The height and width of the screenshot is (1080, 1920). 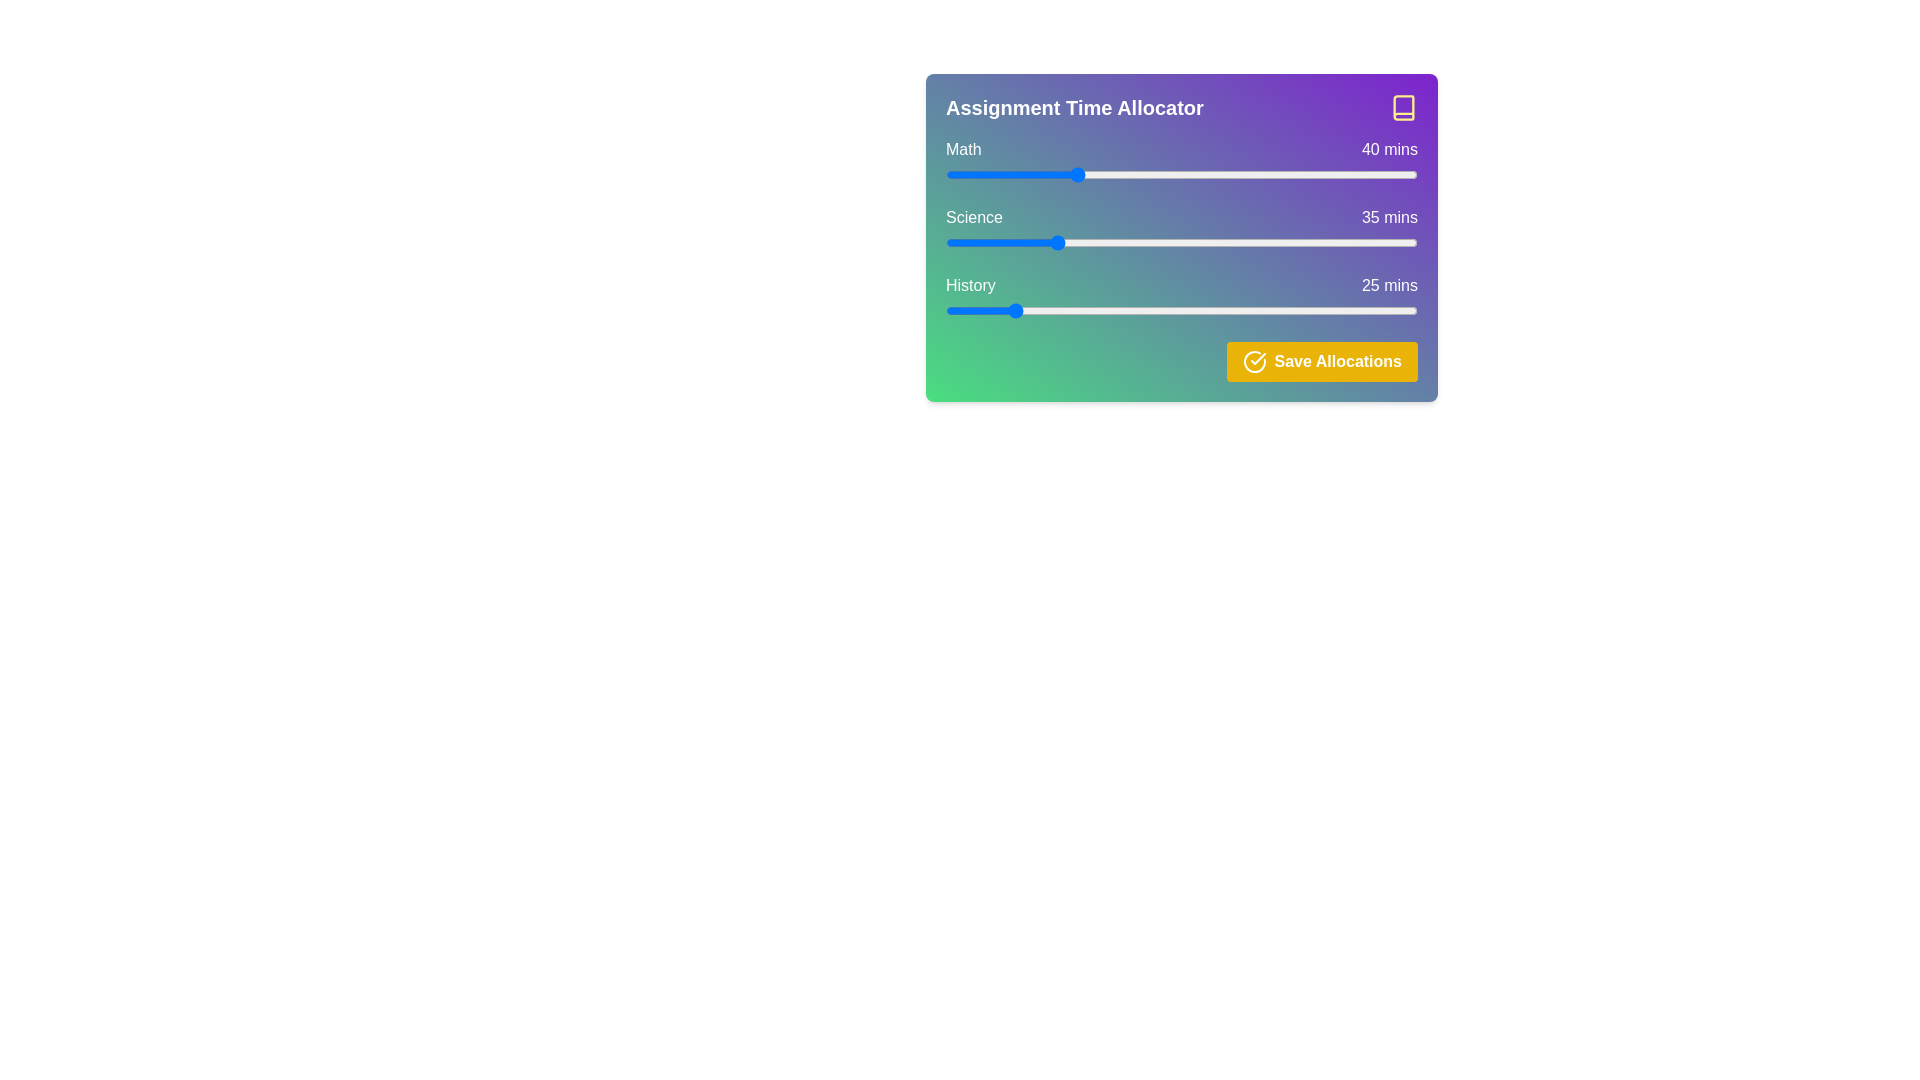 What do you see at coordinates (1228, 242) in the screenshot?
I see `time allocation for Science` at bounding box center [1228, 242].